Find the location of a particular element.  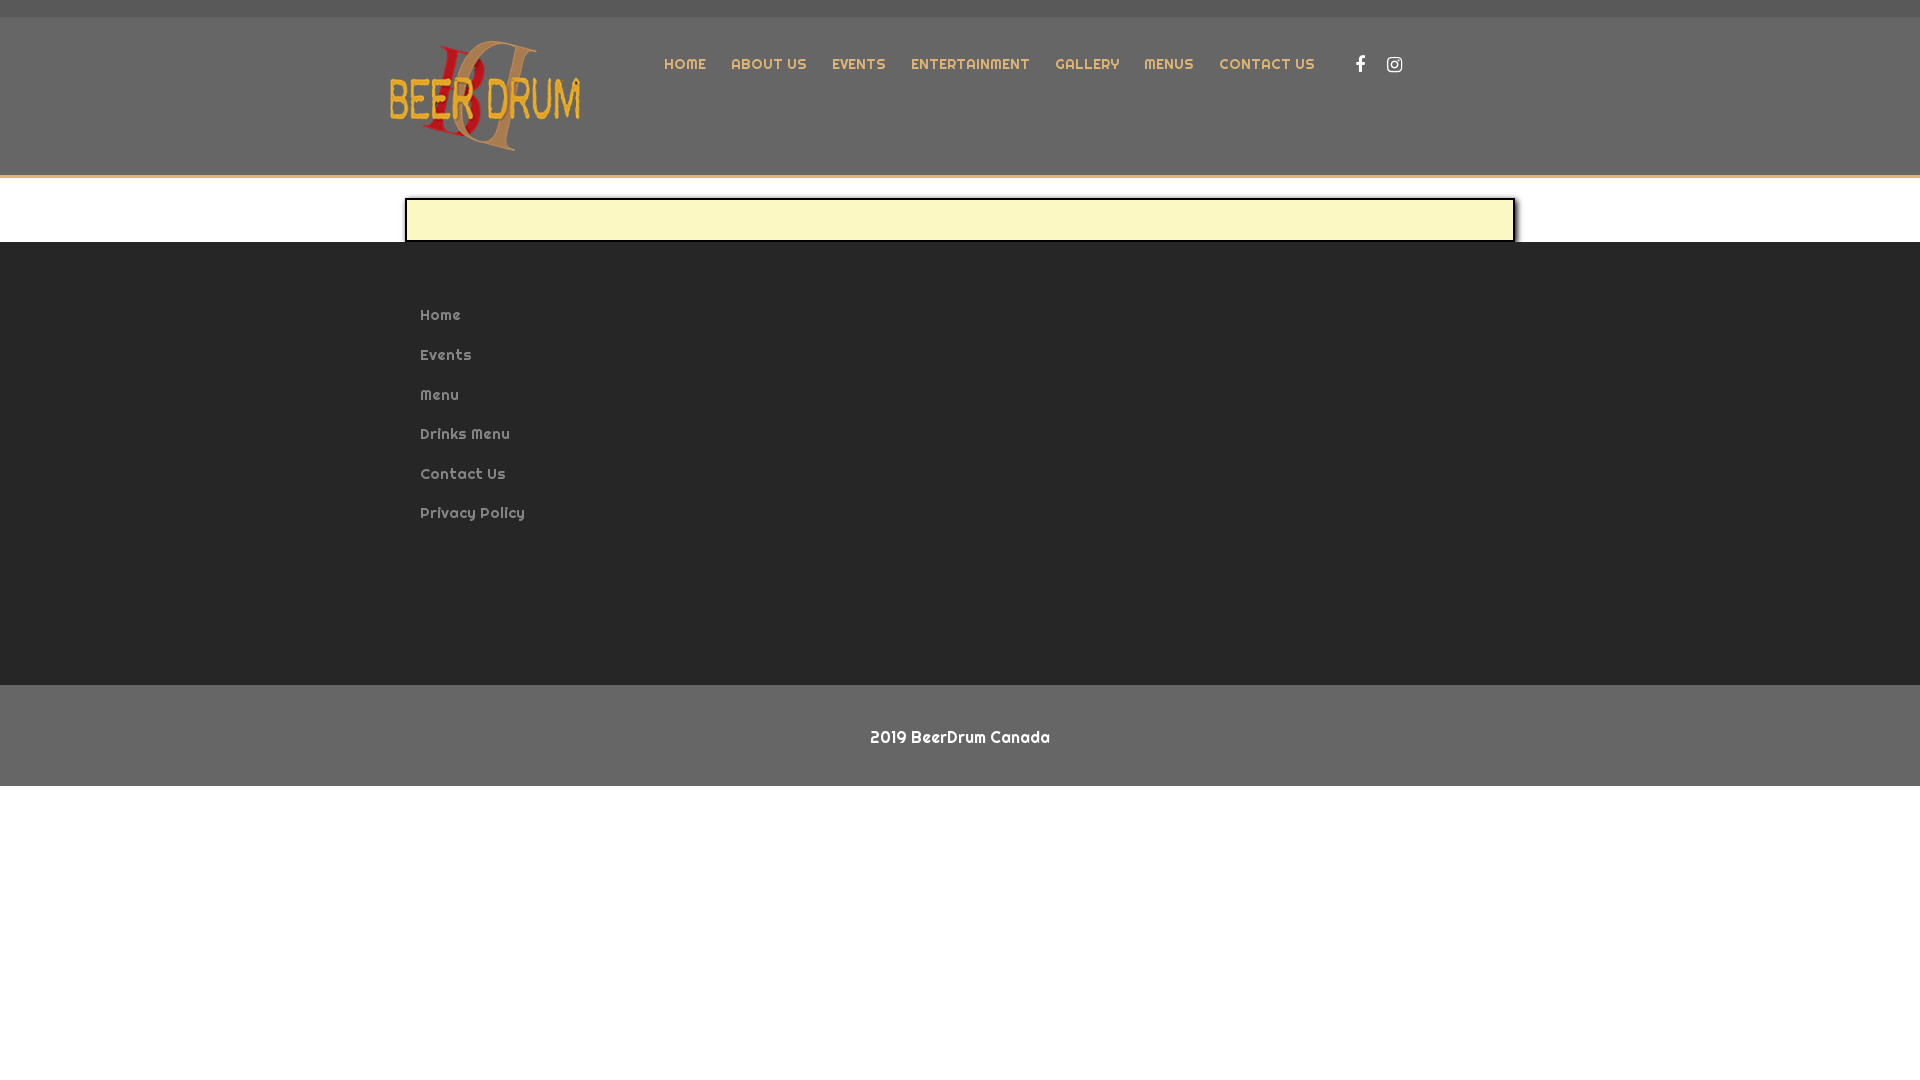

'GALLERY' is located at coordinates (1044, 63).